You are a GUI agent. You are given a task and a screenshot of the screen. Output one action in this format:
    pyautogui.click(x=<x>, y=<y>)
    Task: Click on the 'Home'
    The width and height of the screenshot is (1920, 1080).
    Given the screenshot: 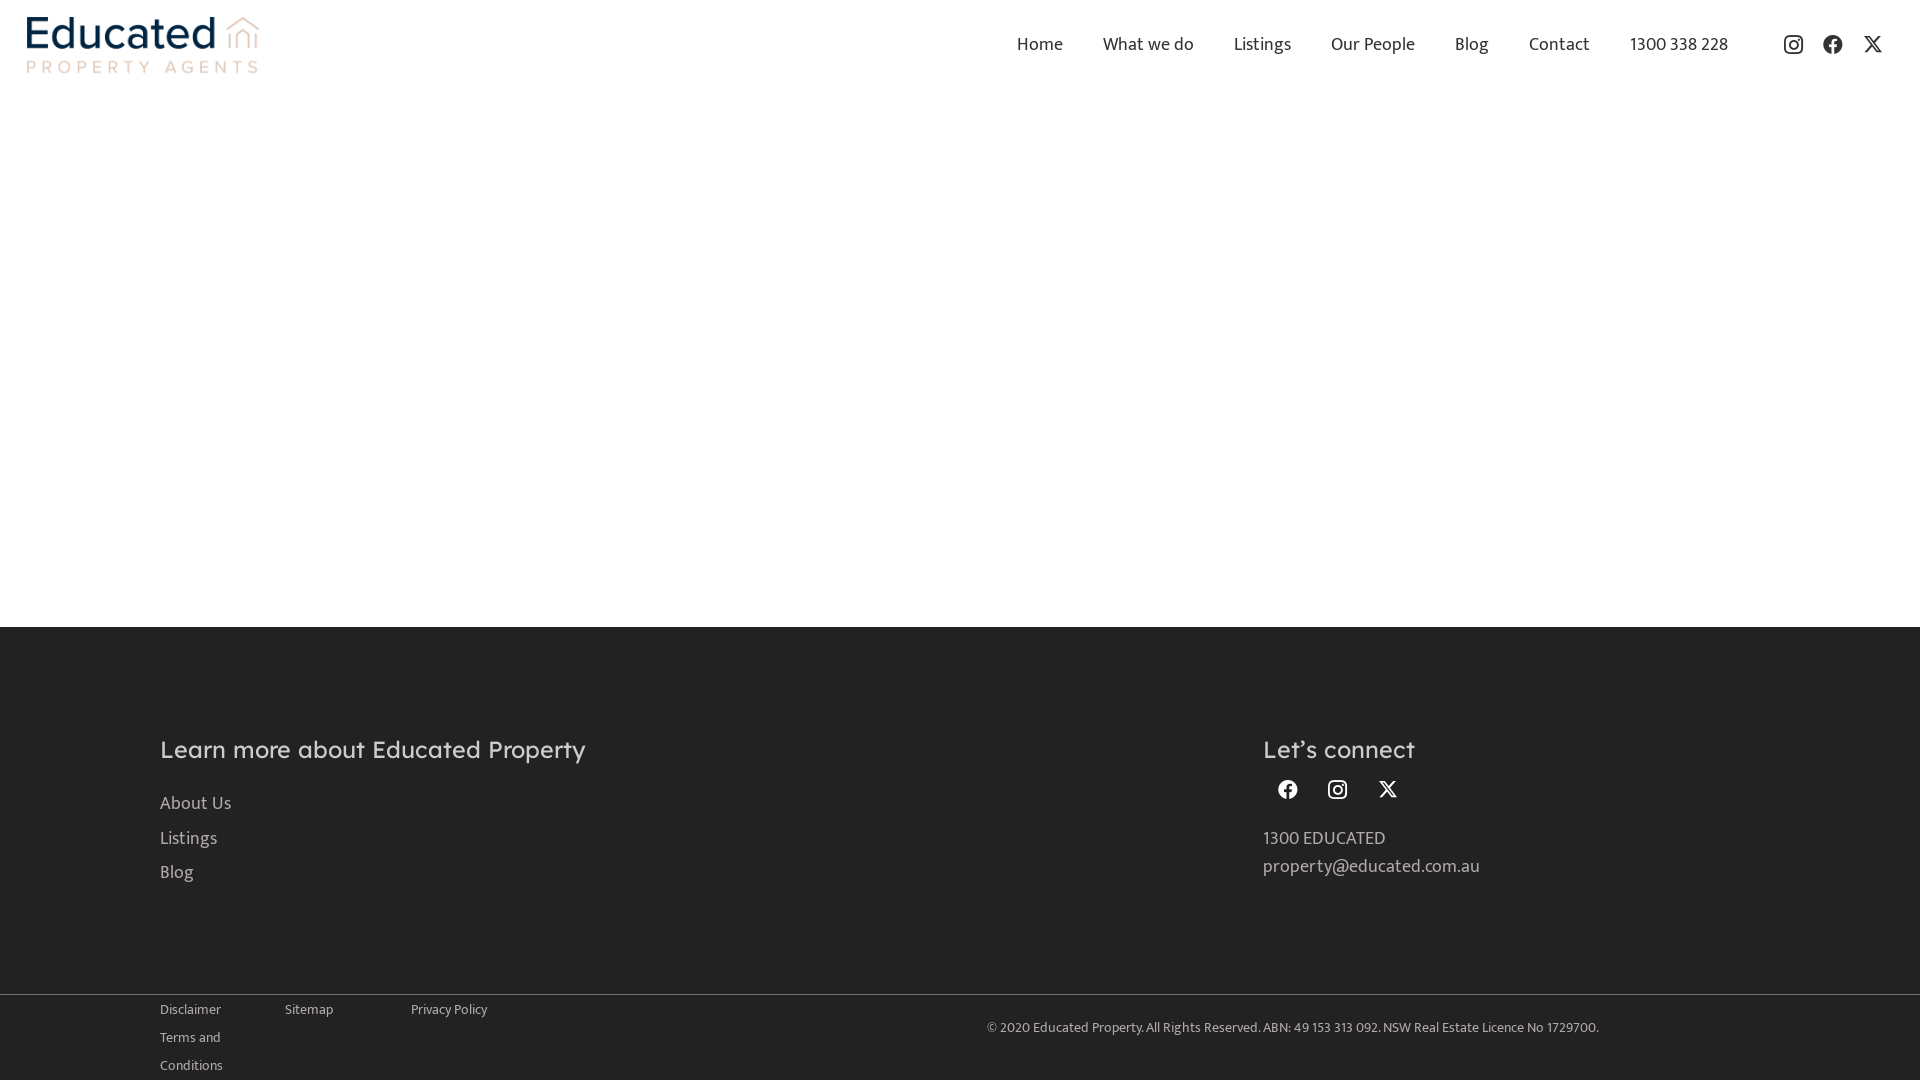 What is the action you would take?
    pyautogui.click(x=1040, y=45)
    